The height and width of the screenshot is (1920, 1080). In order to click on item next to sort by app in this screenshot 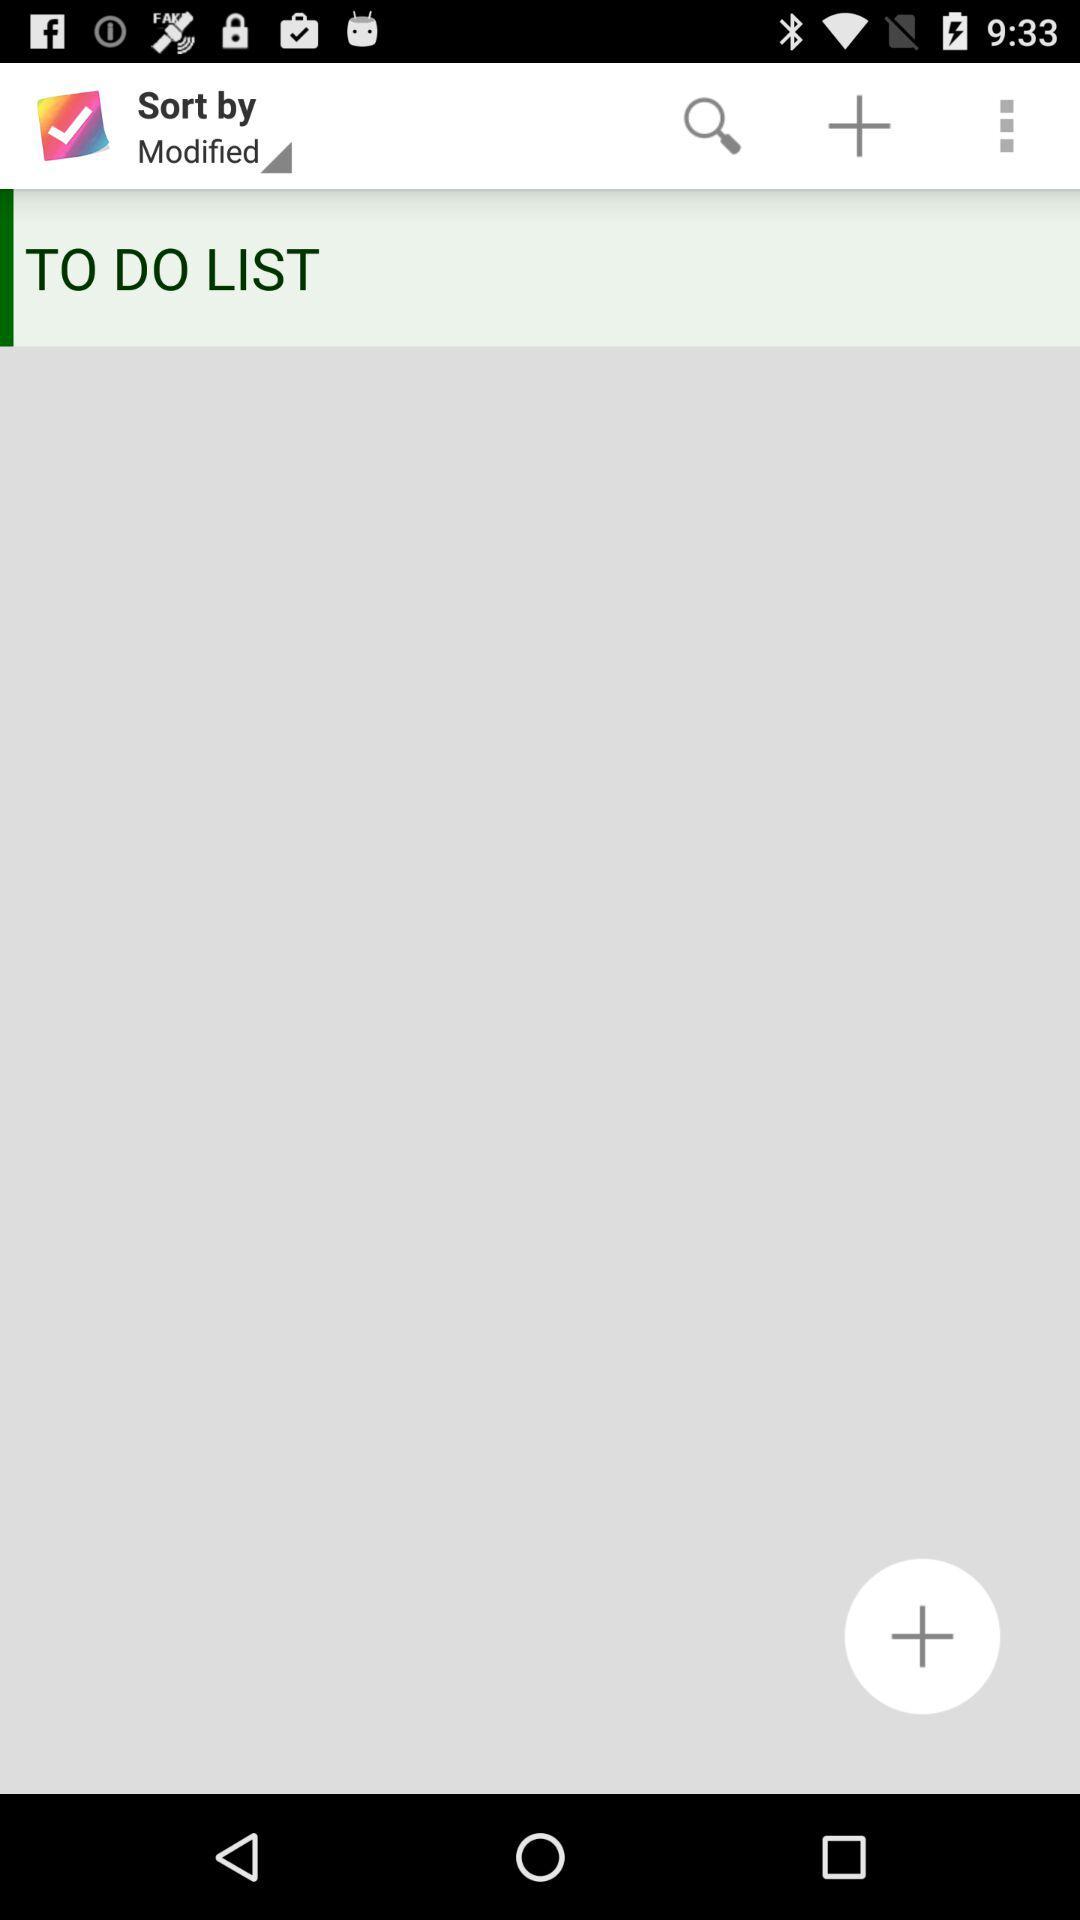, I will do `click(711, 124)`.